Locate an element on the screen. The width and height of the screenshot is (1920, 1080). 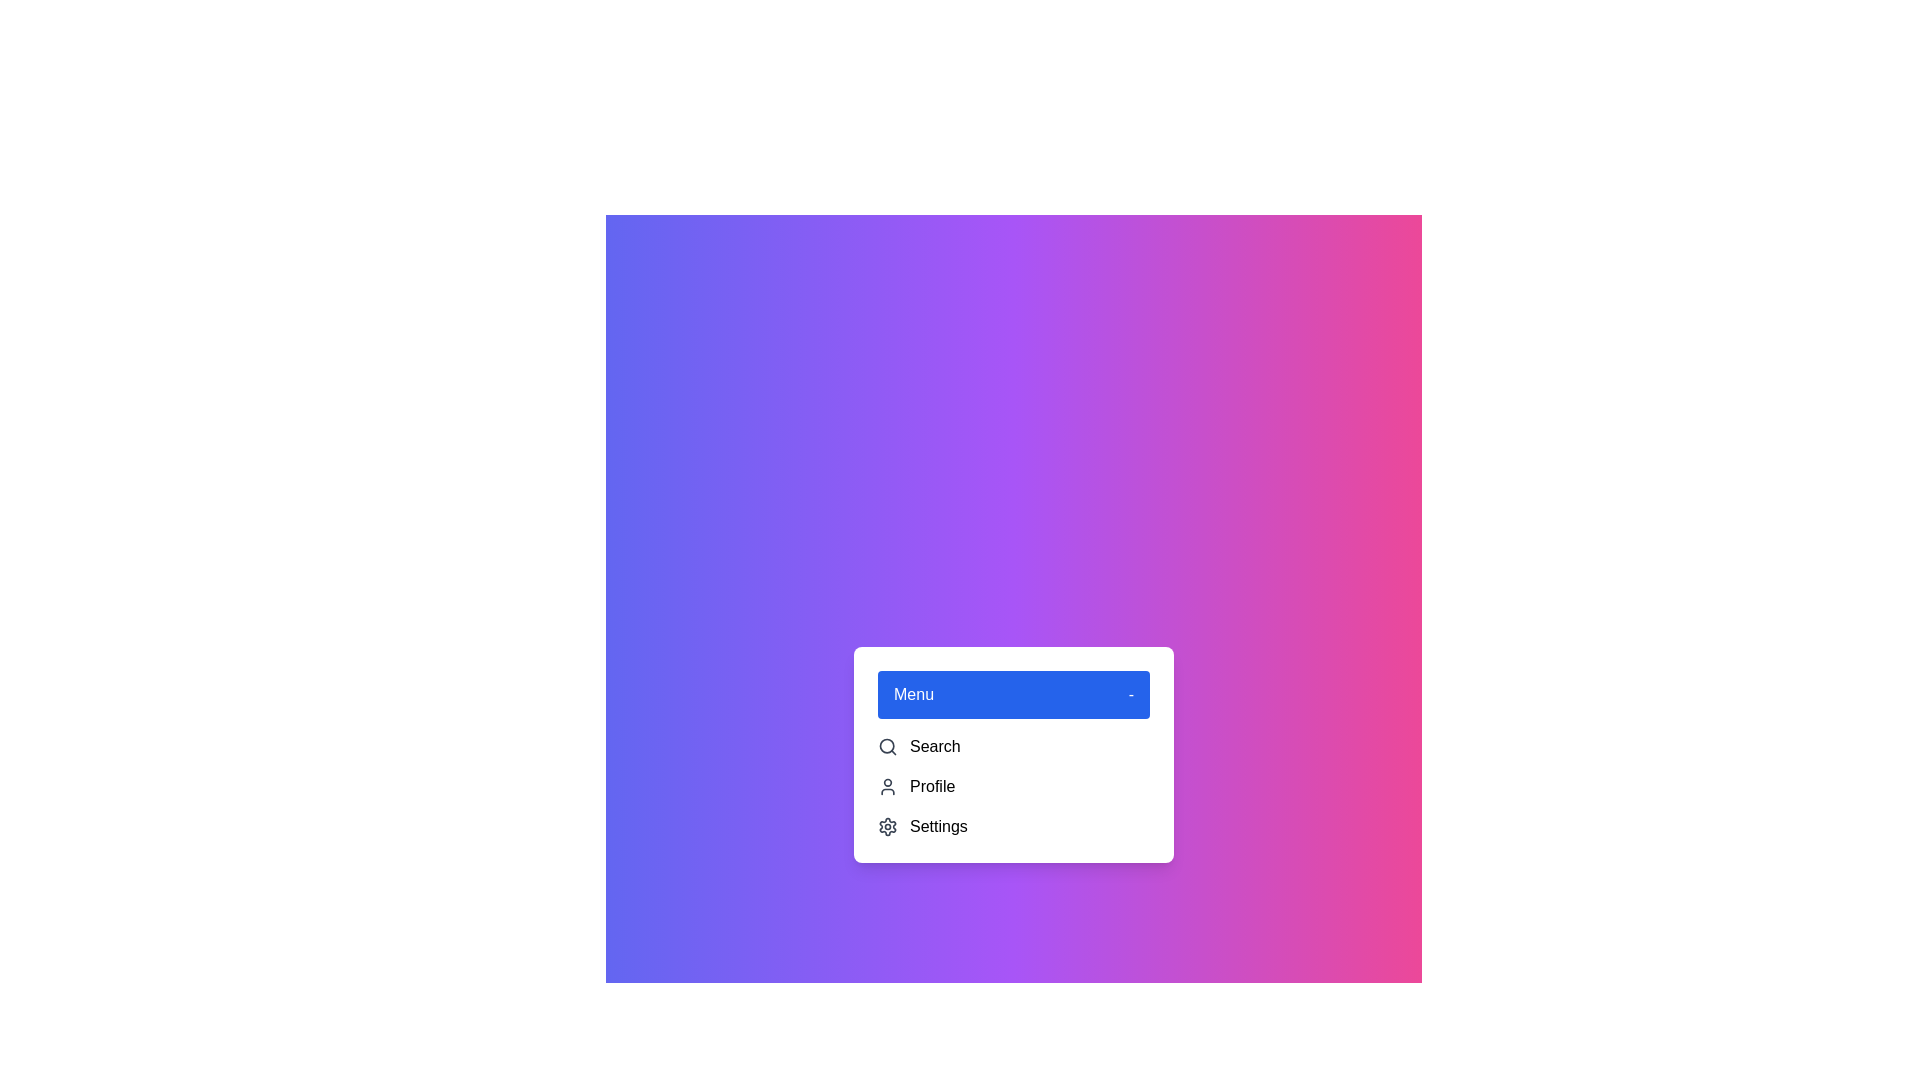
the icon and label for Profile in the dropdown menu is located at coordinates (887, 785).